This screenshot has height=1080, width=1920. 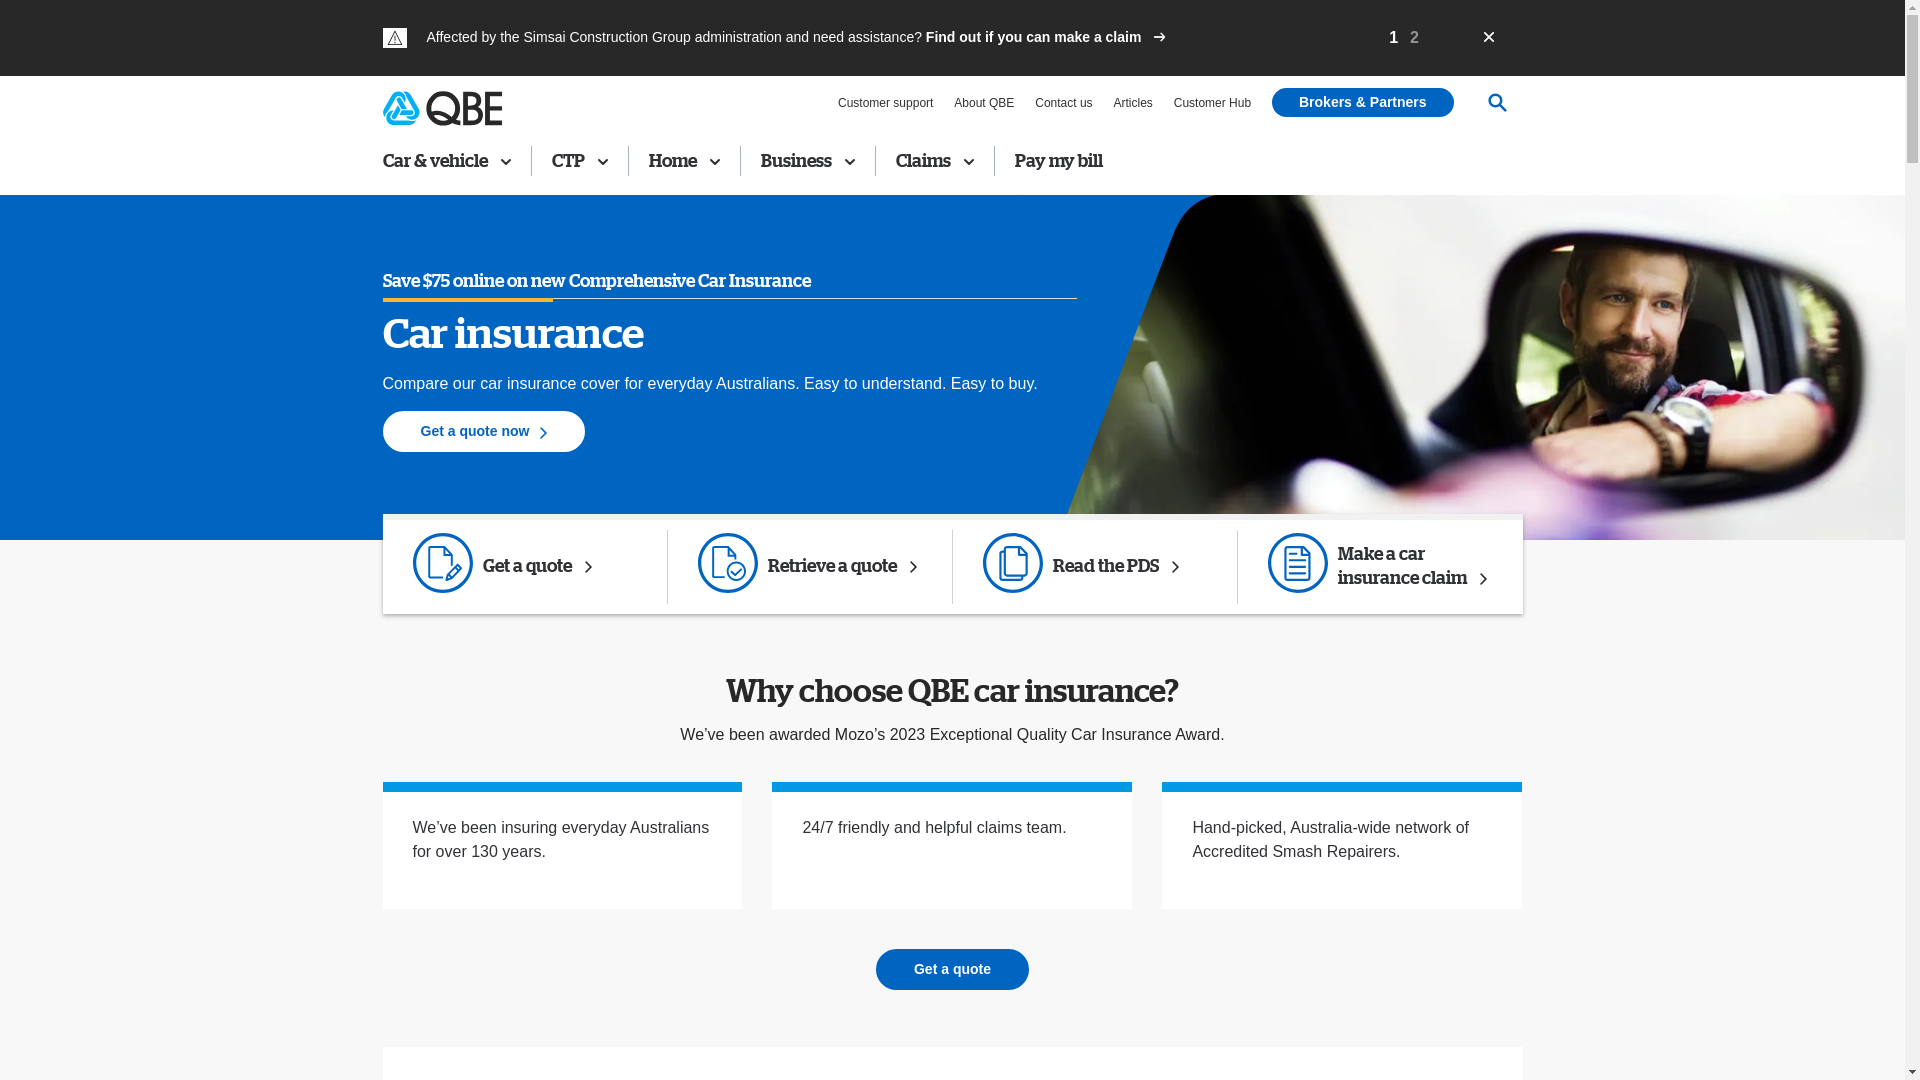 What do you see at coordinates (884, 103) in the screenshot?
I see `'Customer support'` at bounding box center [884, 103].